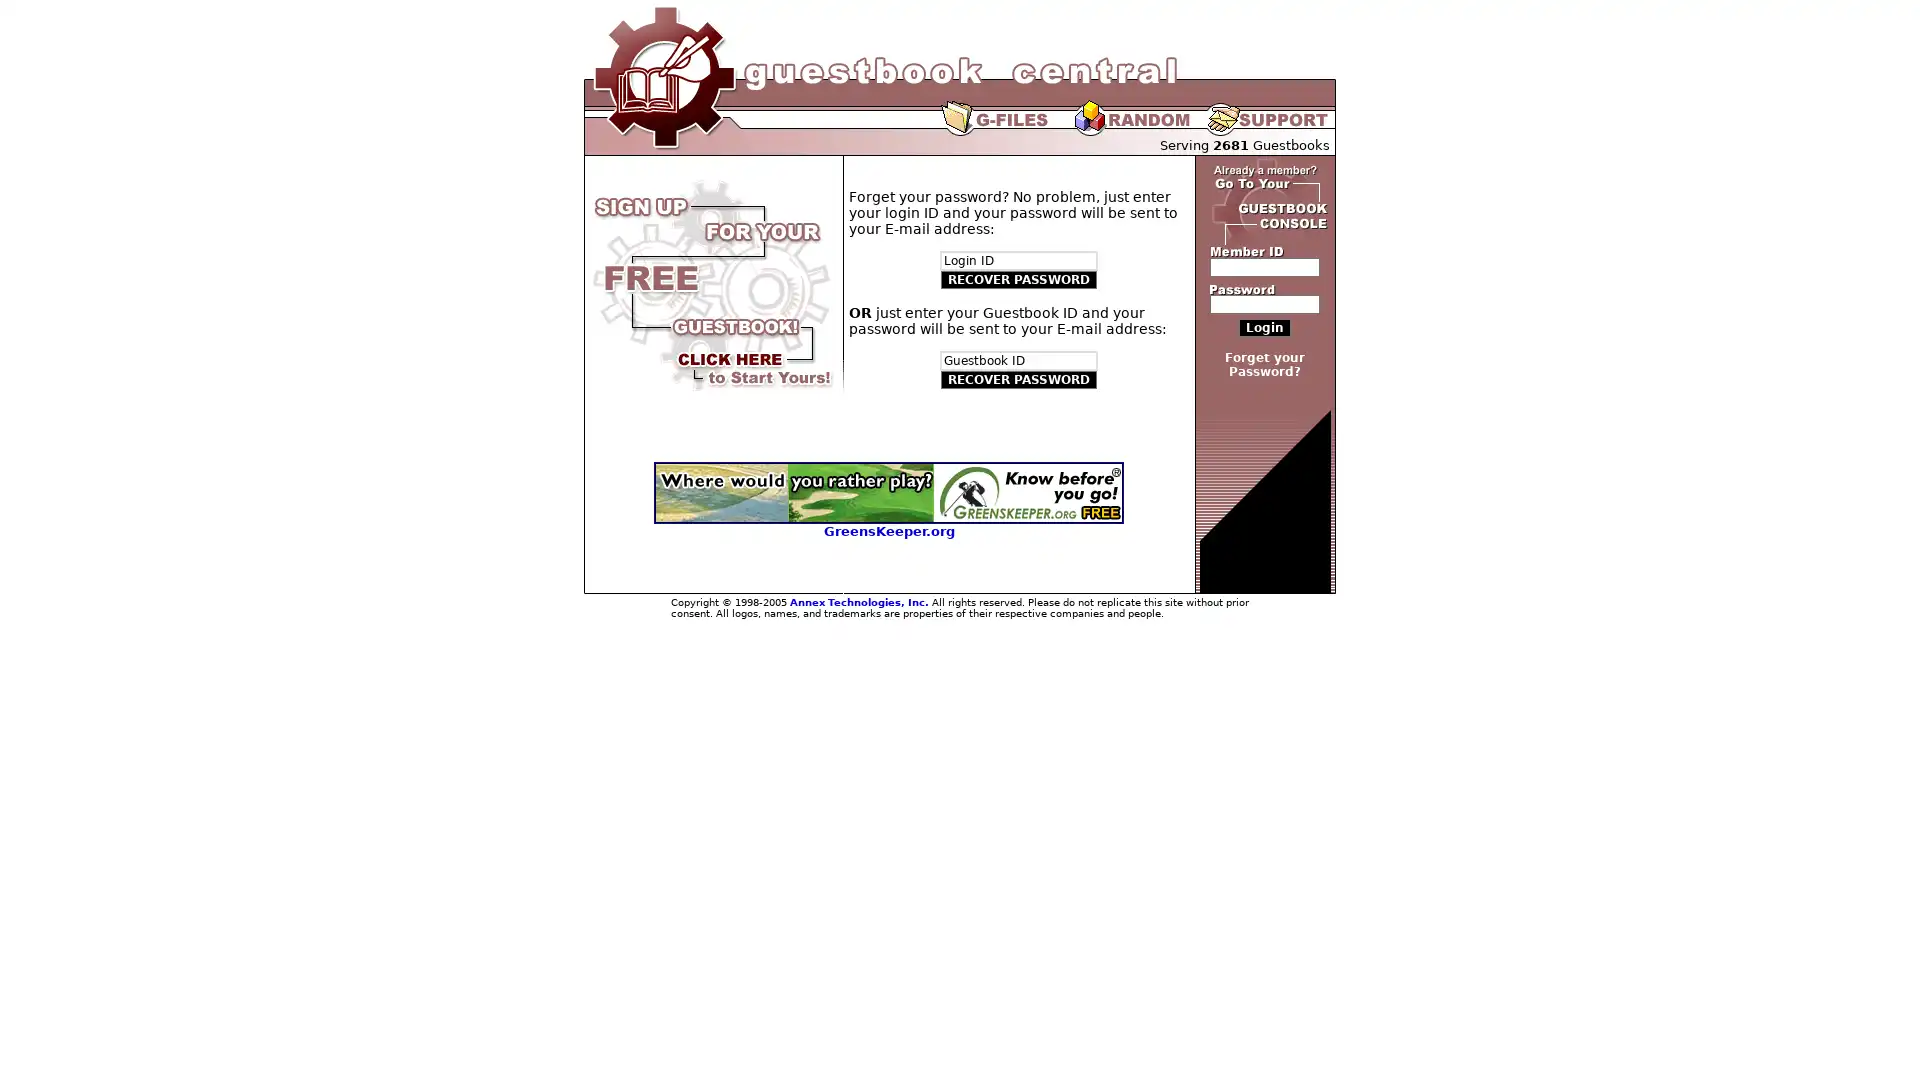 Image resolution: width=1920 pixels, height=1080 pixels. Describe the element at coordinates (1264, 326) in the screenshot. I see `Login` at that location.